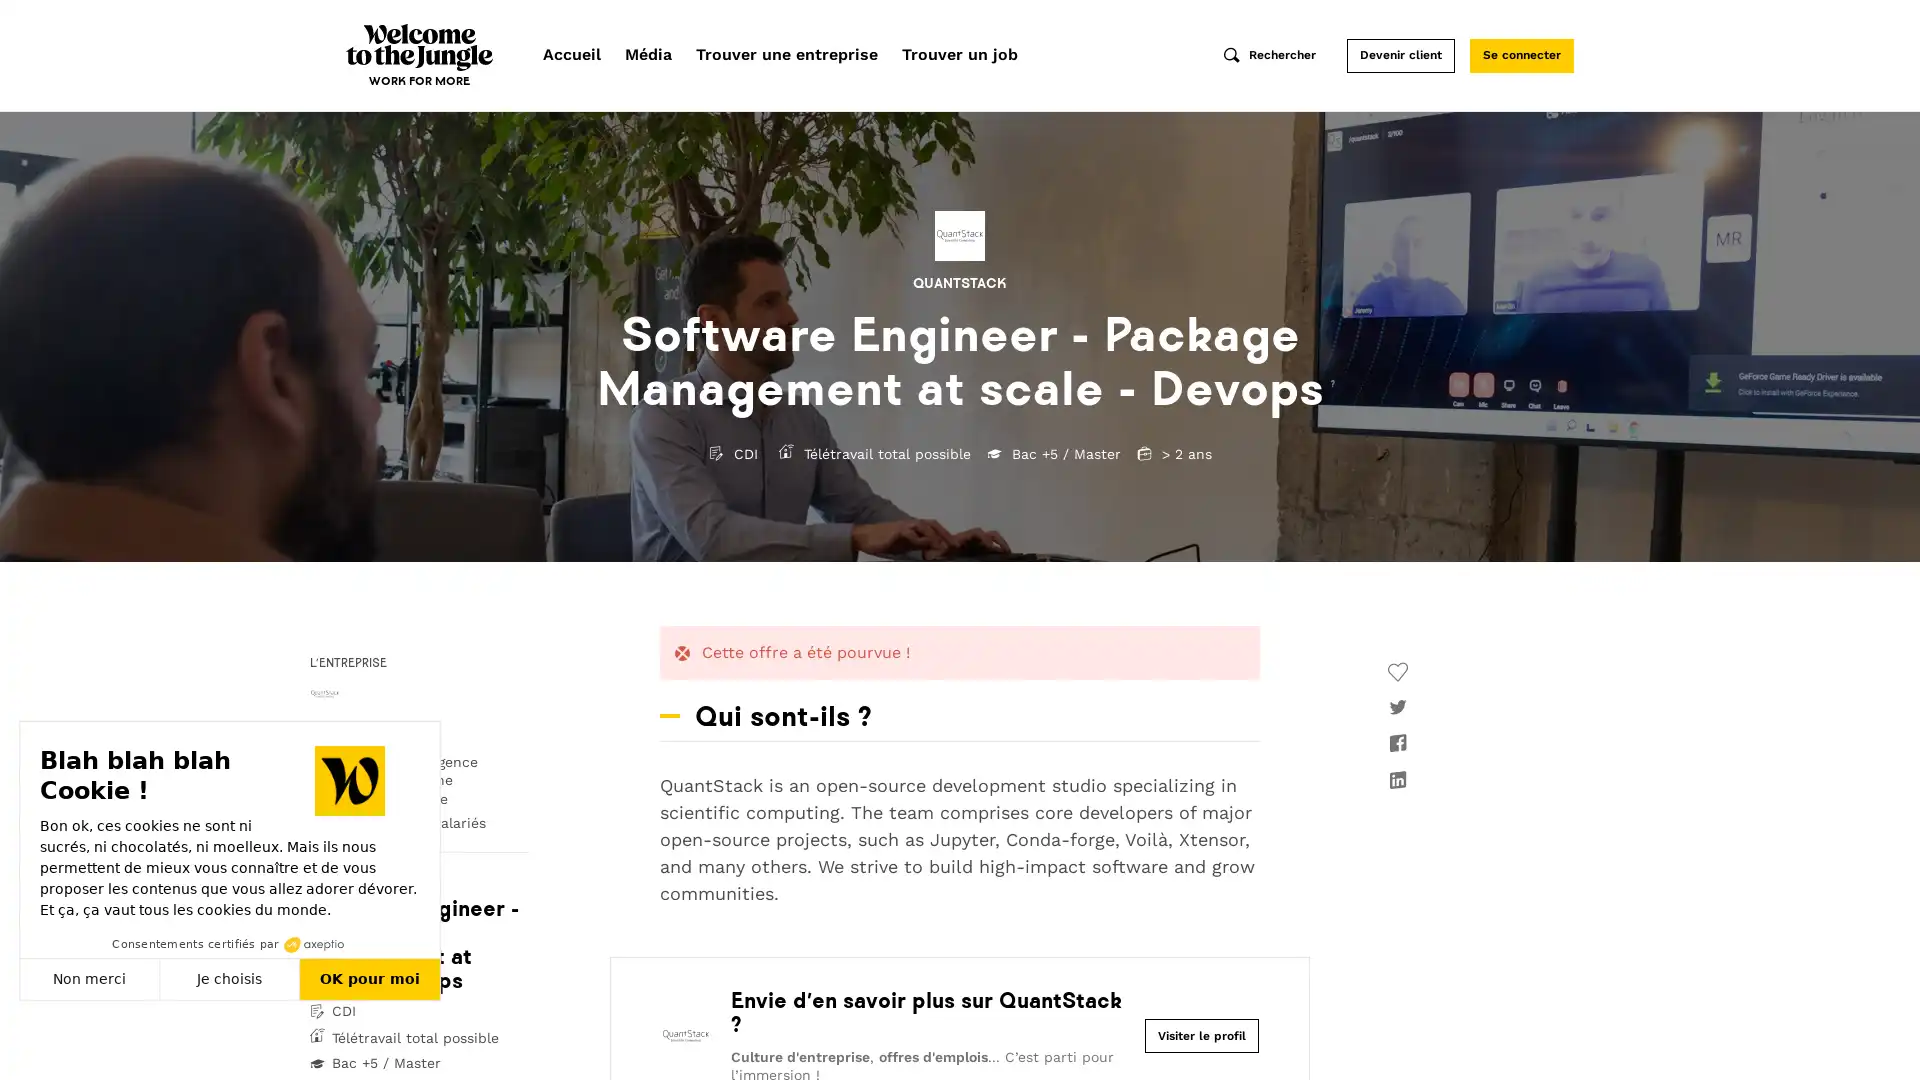 Image resolution: width=1920 pixels, height=1080 pixels. What do you see at coordinates (229, 944) in the screenshot?
I see `Consentements certifies par` at bounding box center [229, 944].